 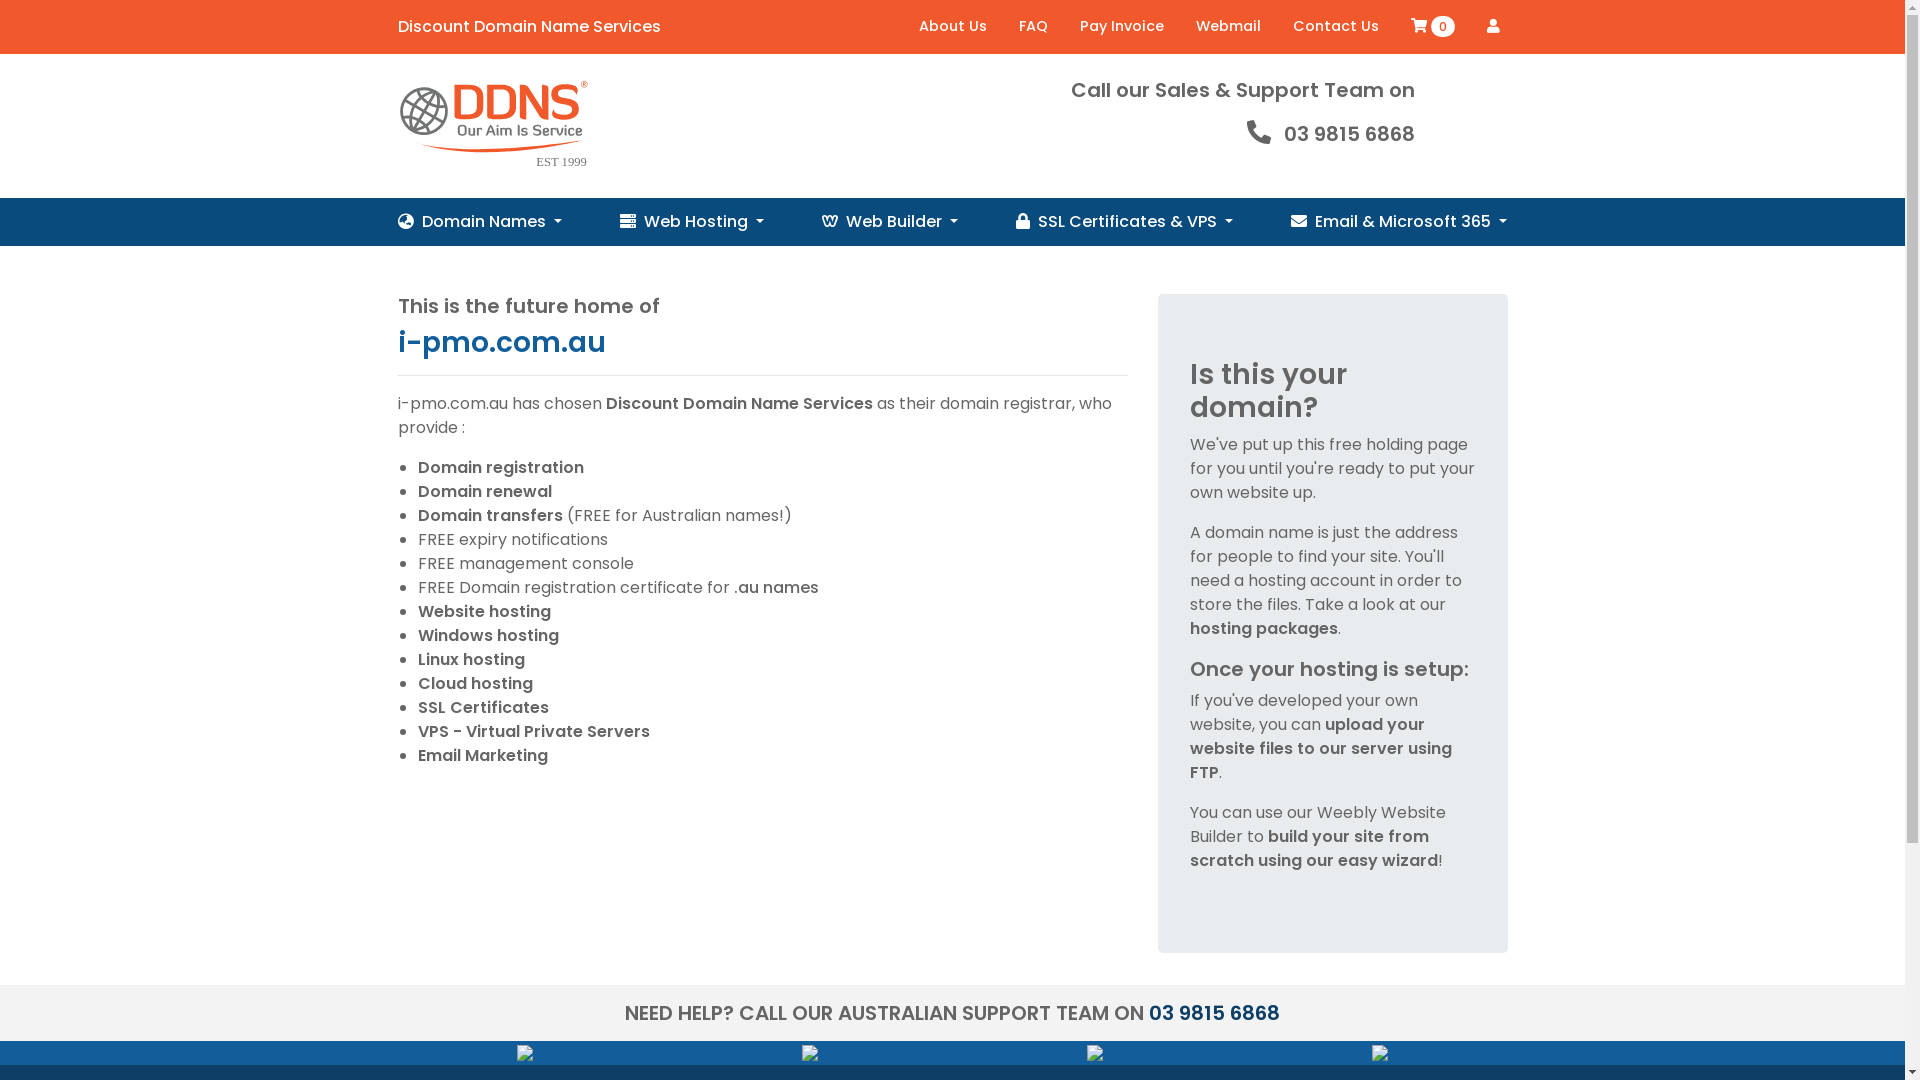 What do you see at coordinates (1334, 27) in the screenshot?
I see `'Contact Us'` at bounding box center [1334, 27].